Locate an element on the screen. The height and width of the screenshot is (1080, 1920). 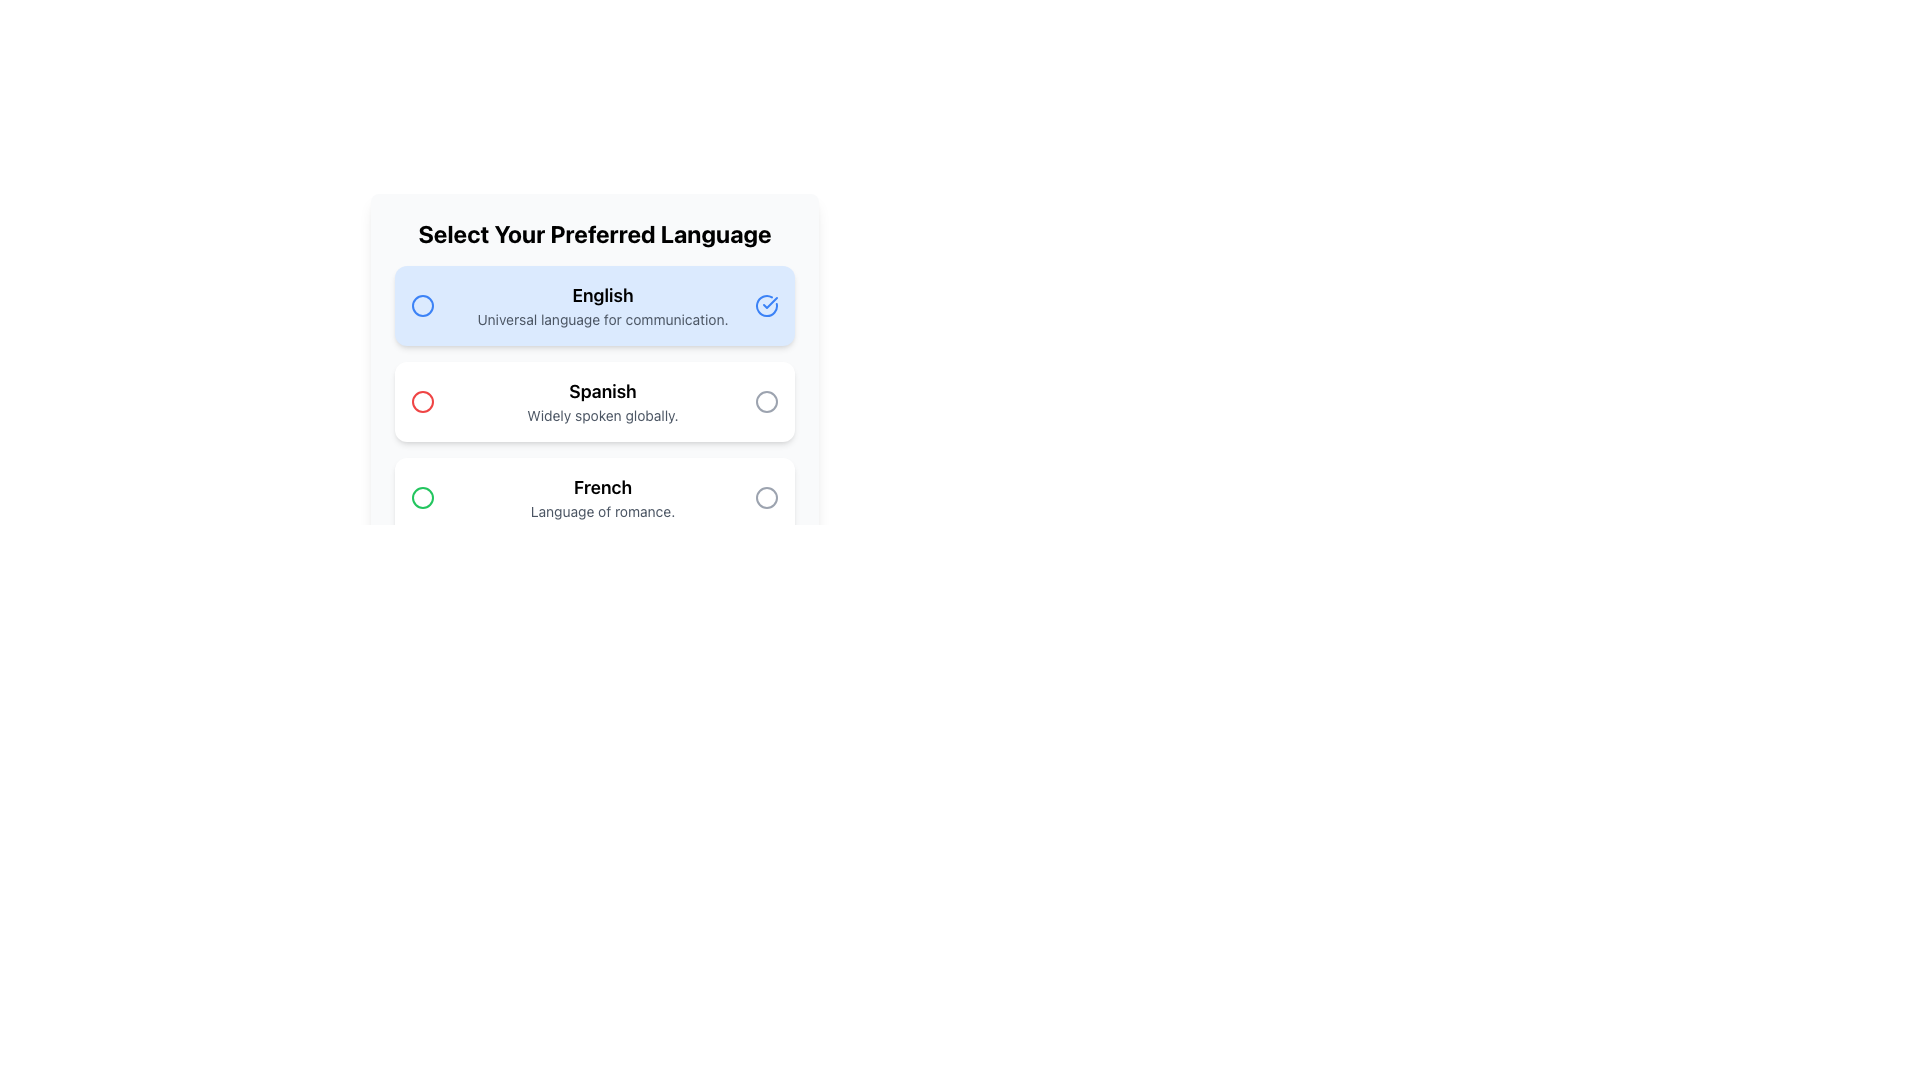
the graphical circle indicator is located at coordinates (766, 401).